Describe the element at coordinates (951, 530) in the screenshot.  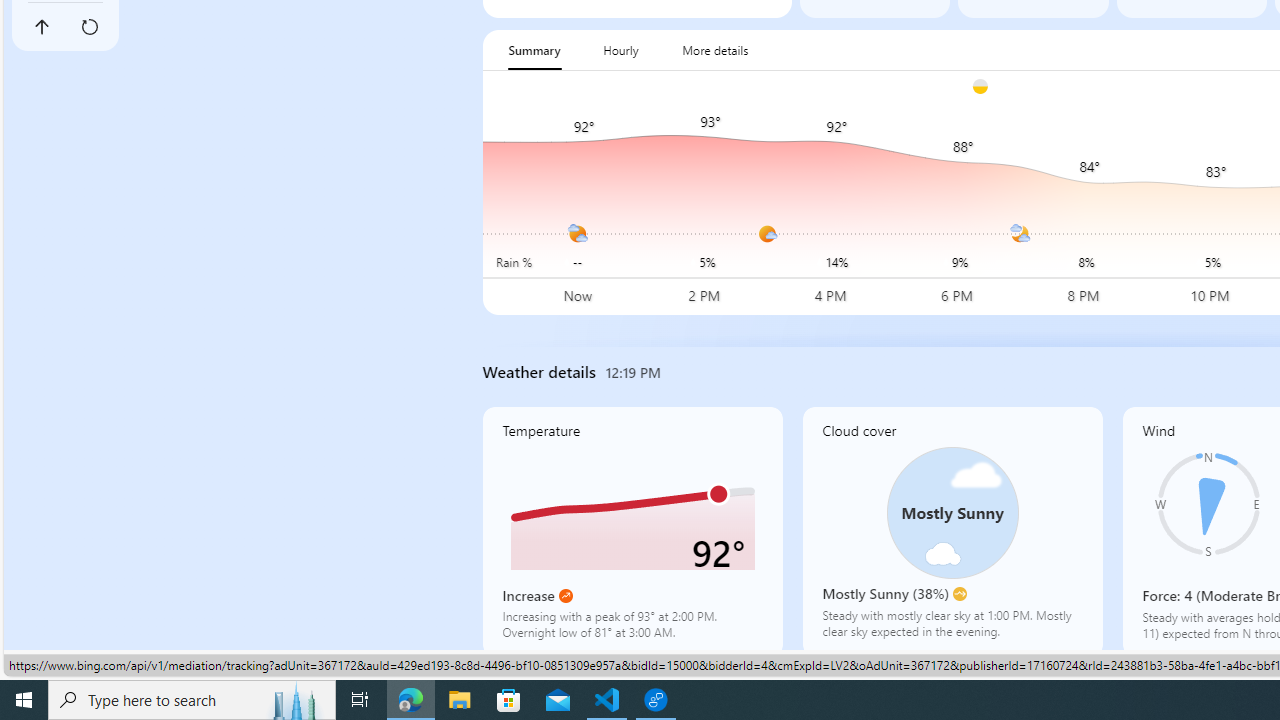
I see `'Cloud cover'` at that location.